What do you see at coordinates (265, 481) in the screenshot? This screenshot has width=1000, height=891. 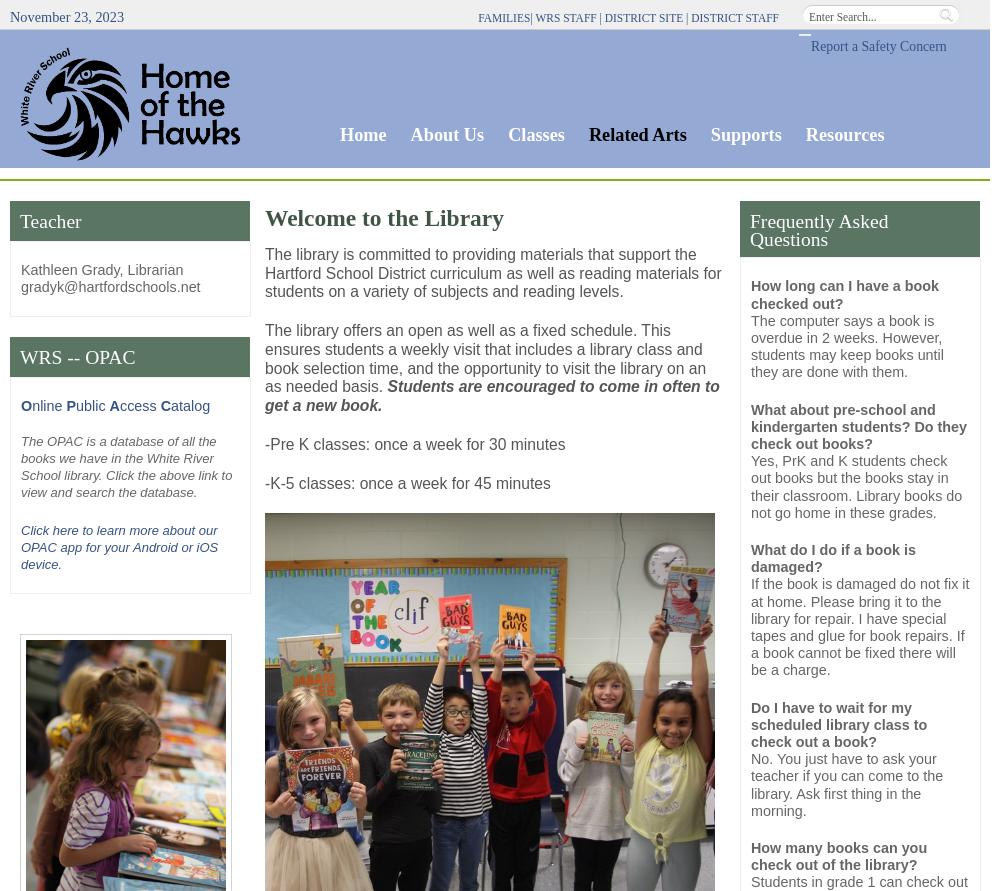 I see `'-K-5 classes: once a week for 45 minutes'` at bounding box center [265, 481].